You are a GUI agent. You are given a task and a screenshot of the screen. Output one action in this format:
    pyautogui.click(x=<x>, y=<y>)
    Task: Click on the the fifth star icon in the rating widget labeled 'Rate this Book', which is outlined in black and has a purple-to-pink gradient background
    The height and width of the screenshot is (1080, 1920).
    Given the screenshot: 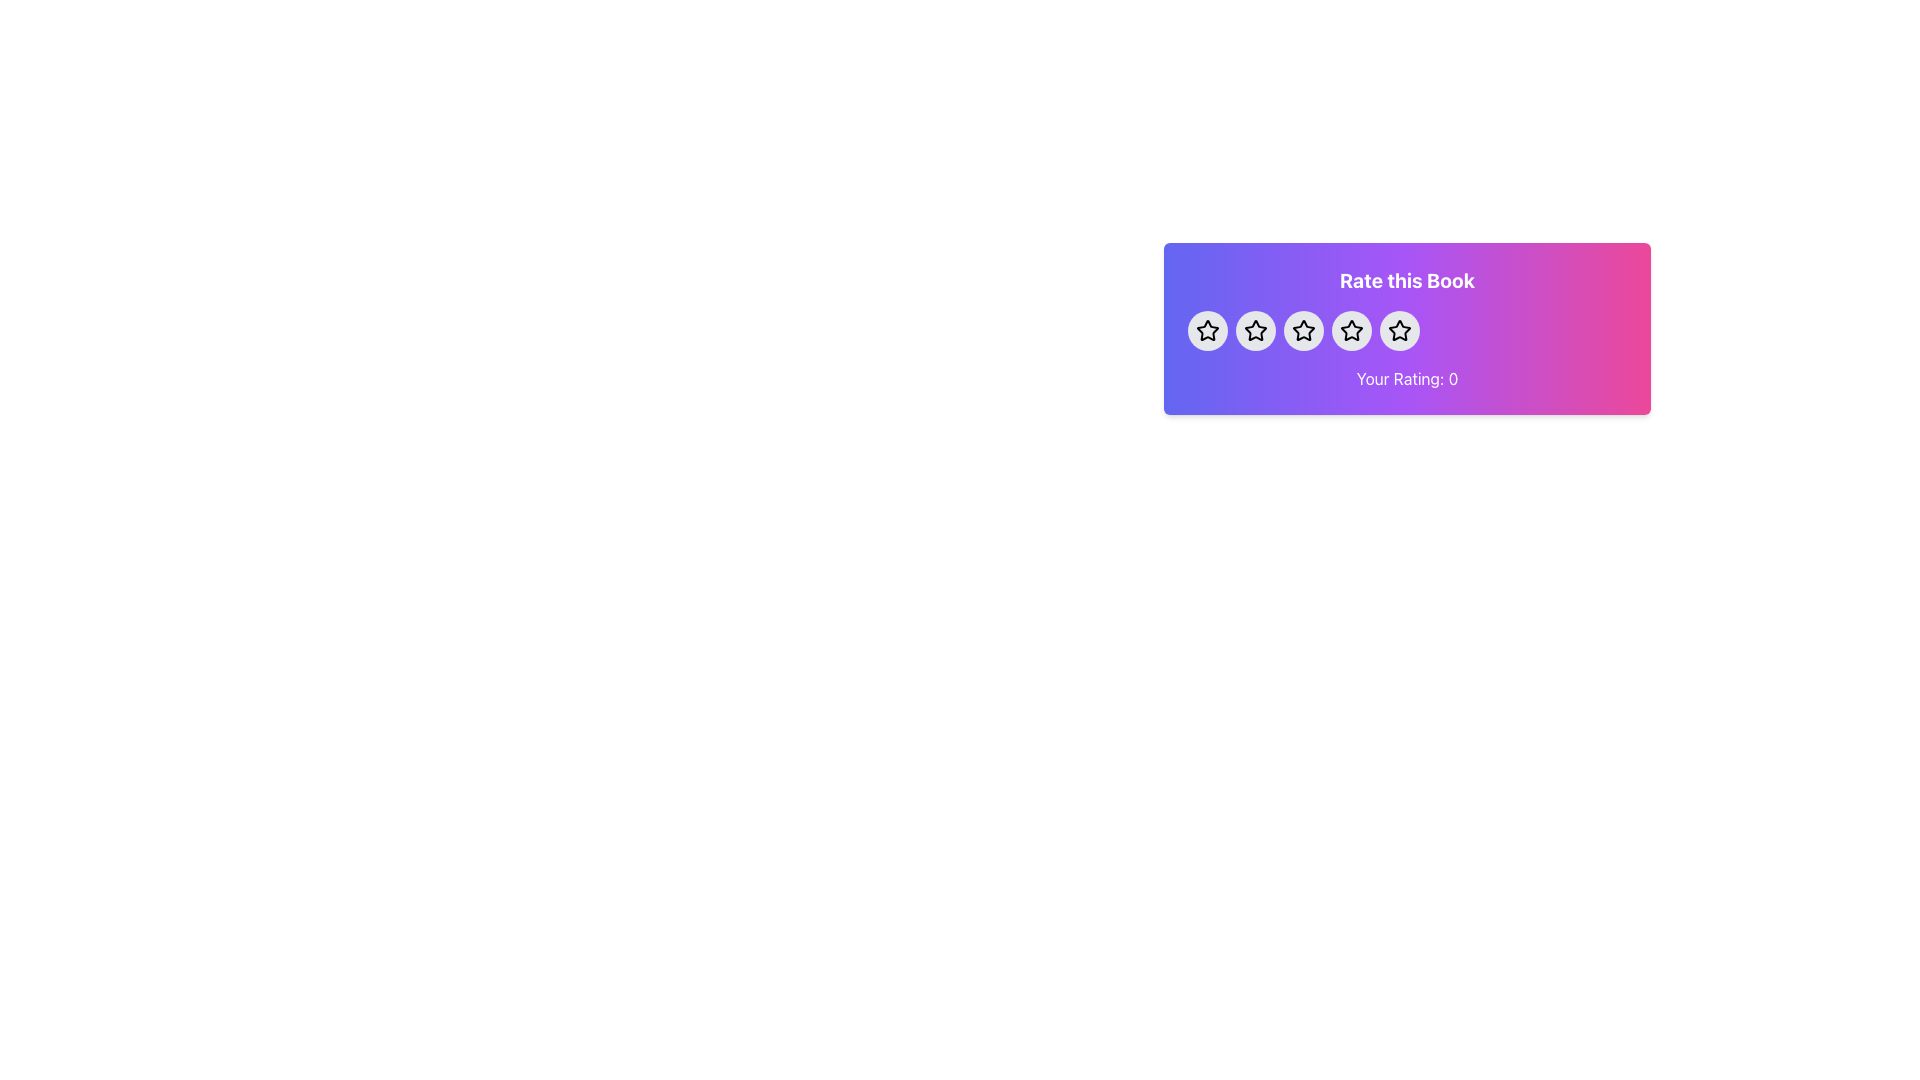 What is the action you would take?
    pyautogui.click(x=1399, y=329)
    